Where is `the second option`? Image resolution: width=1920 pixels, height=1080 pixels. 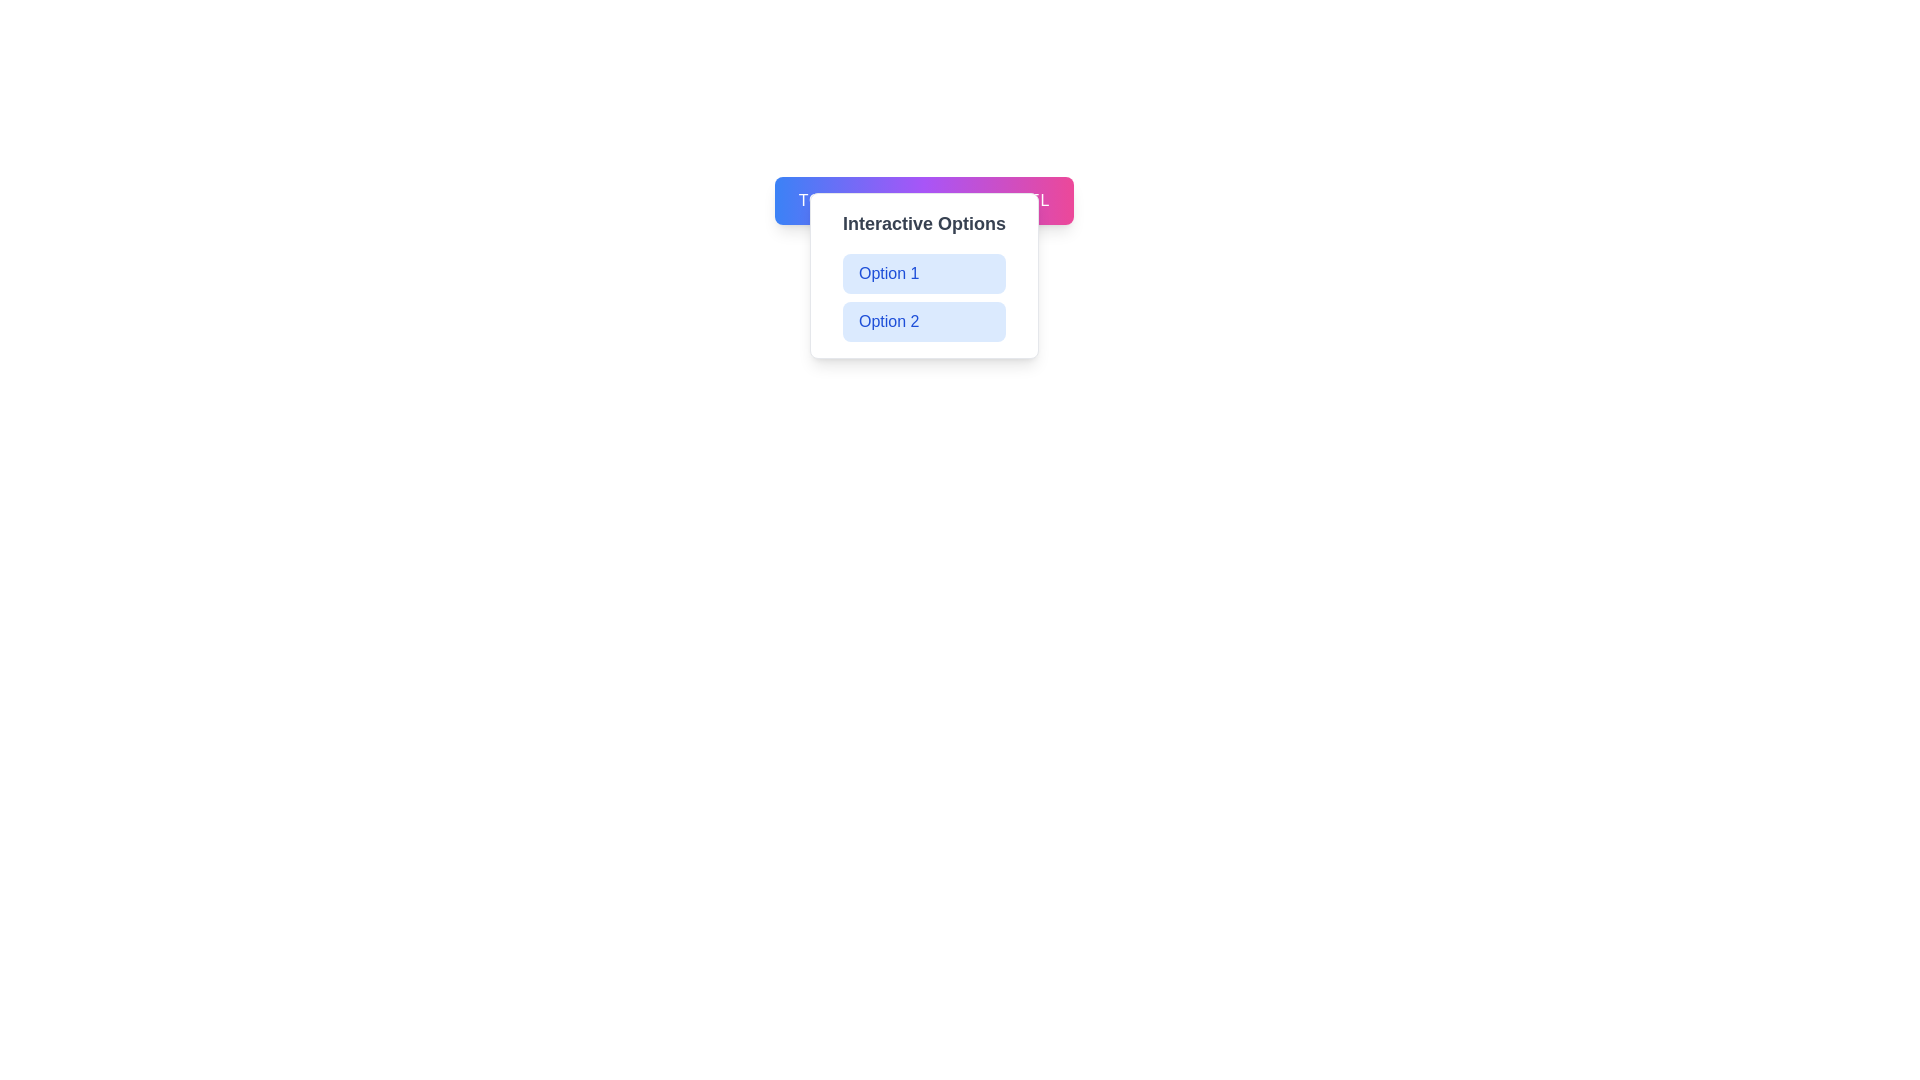 the second option is located at coordinates (923, 320).